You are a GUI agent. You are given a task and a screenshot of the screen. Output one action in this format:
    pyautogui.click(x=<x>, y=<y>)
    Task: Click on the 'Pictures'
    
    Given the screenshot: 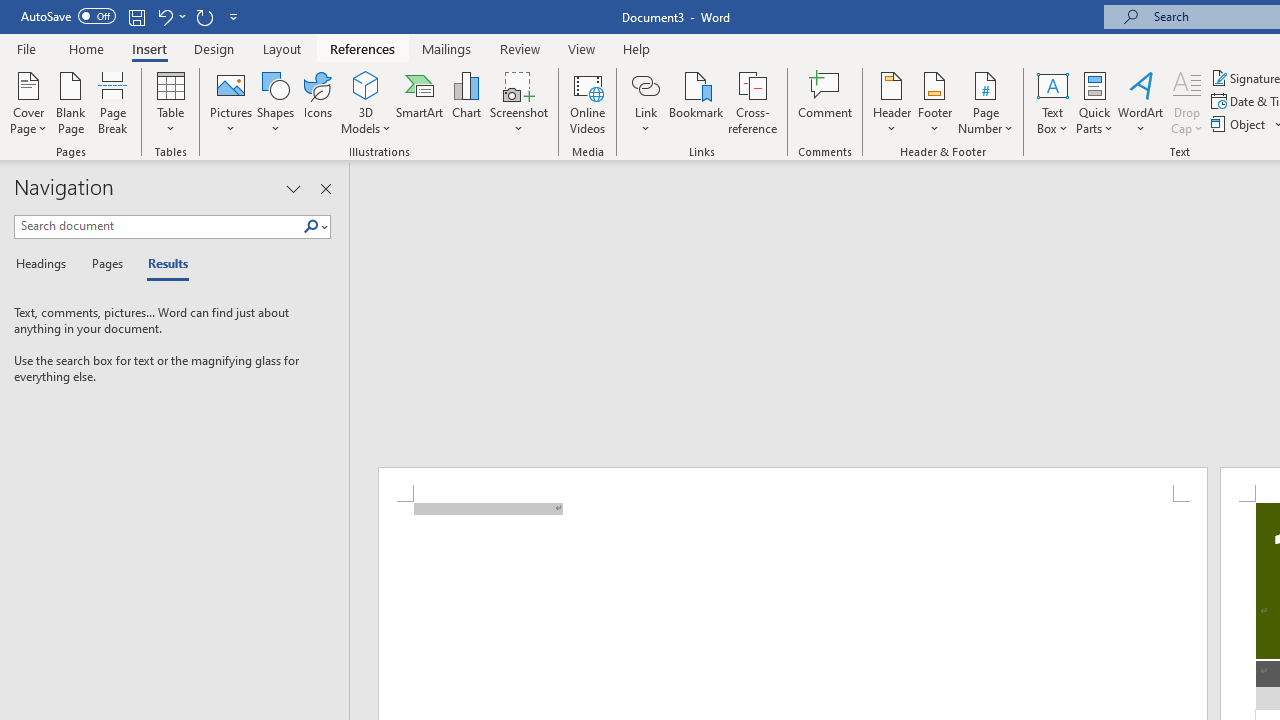 What is the action you would take?
    pyautogui.click(x=231, y=103)
    